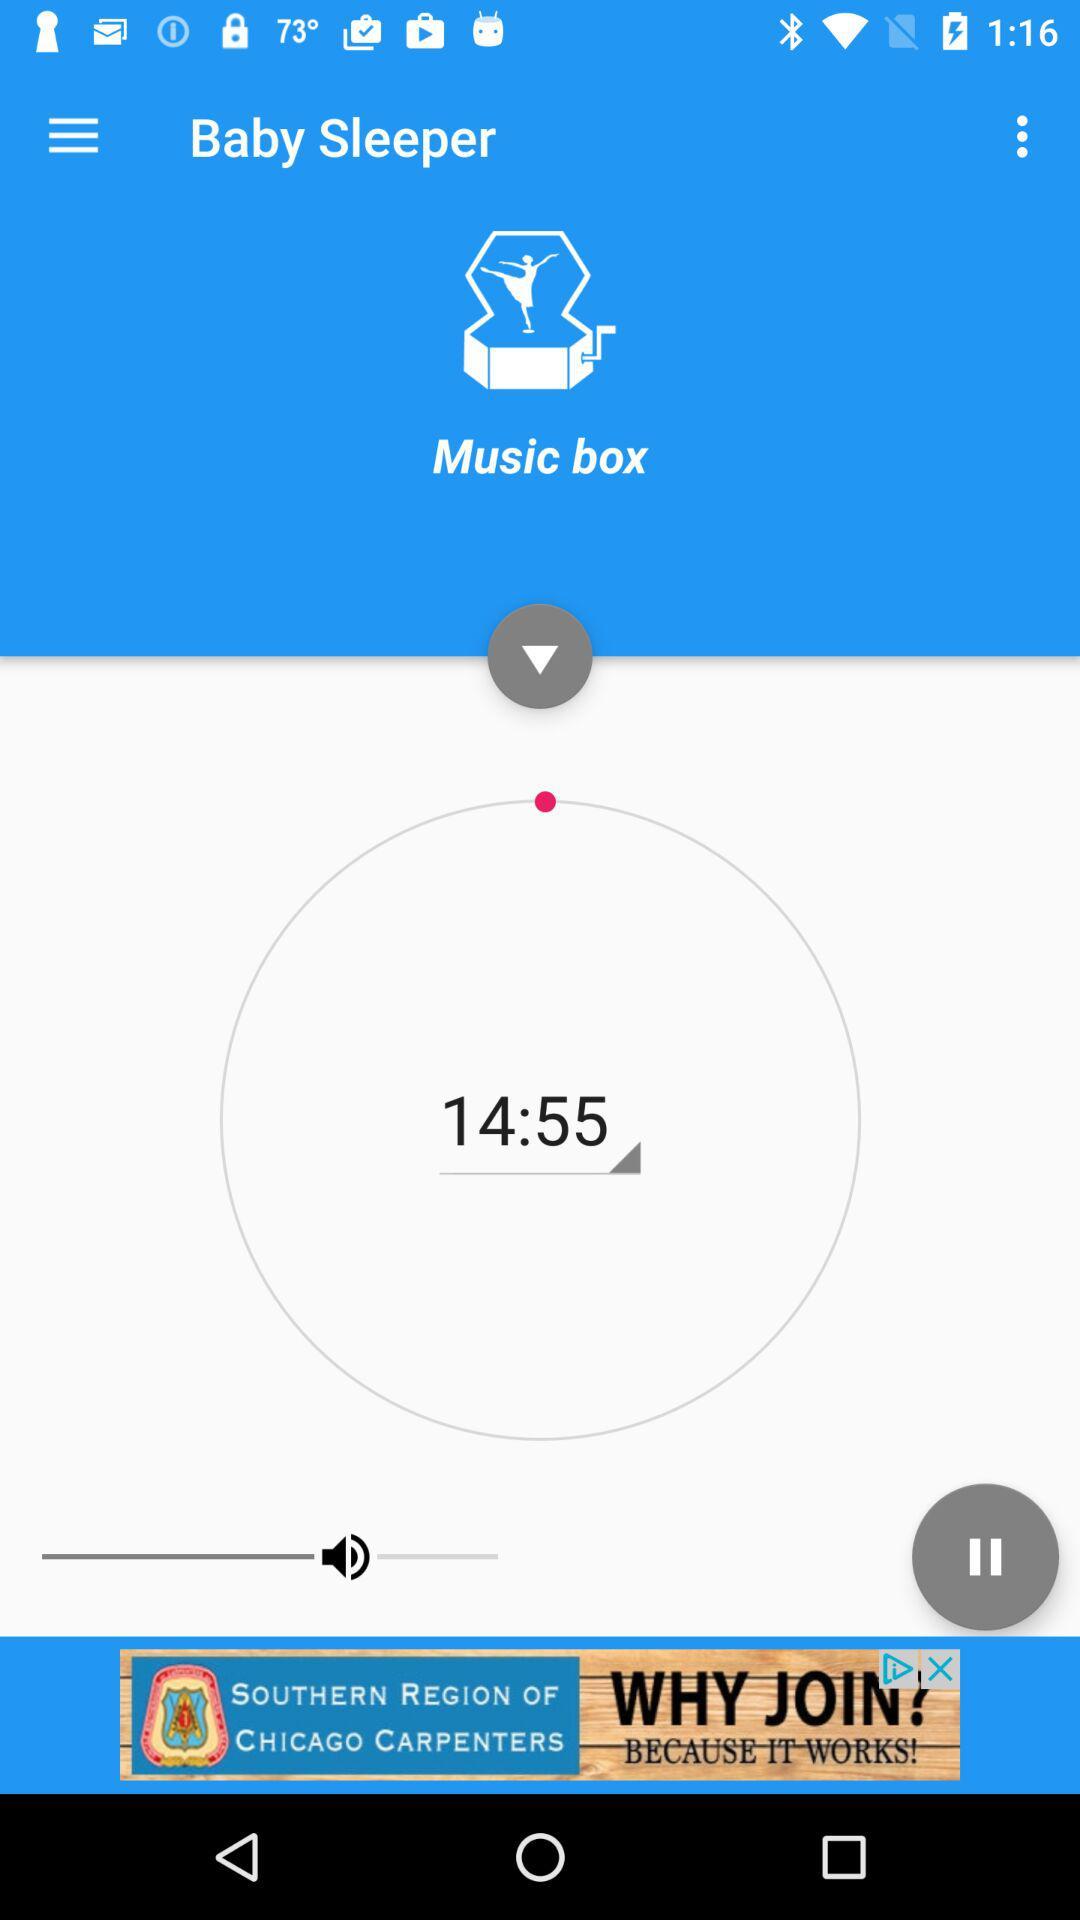  What do you see at coordinates (540, 1713) in the screenshot?
I see `banner` at bounding box center [540, 1713].